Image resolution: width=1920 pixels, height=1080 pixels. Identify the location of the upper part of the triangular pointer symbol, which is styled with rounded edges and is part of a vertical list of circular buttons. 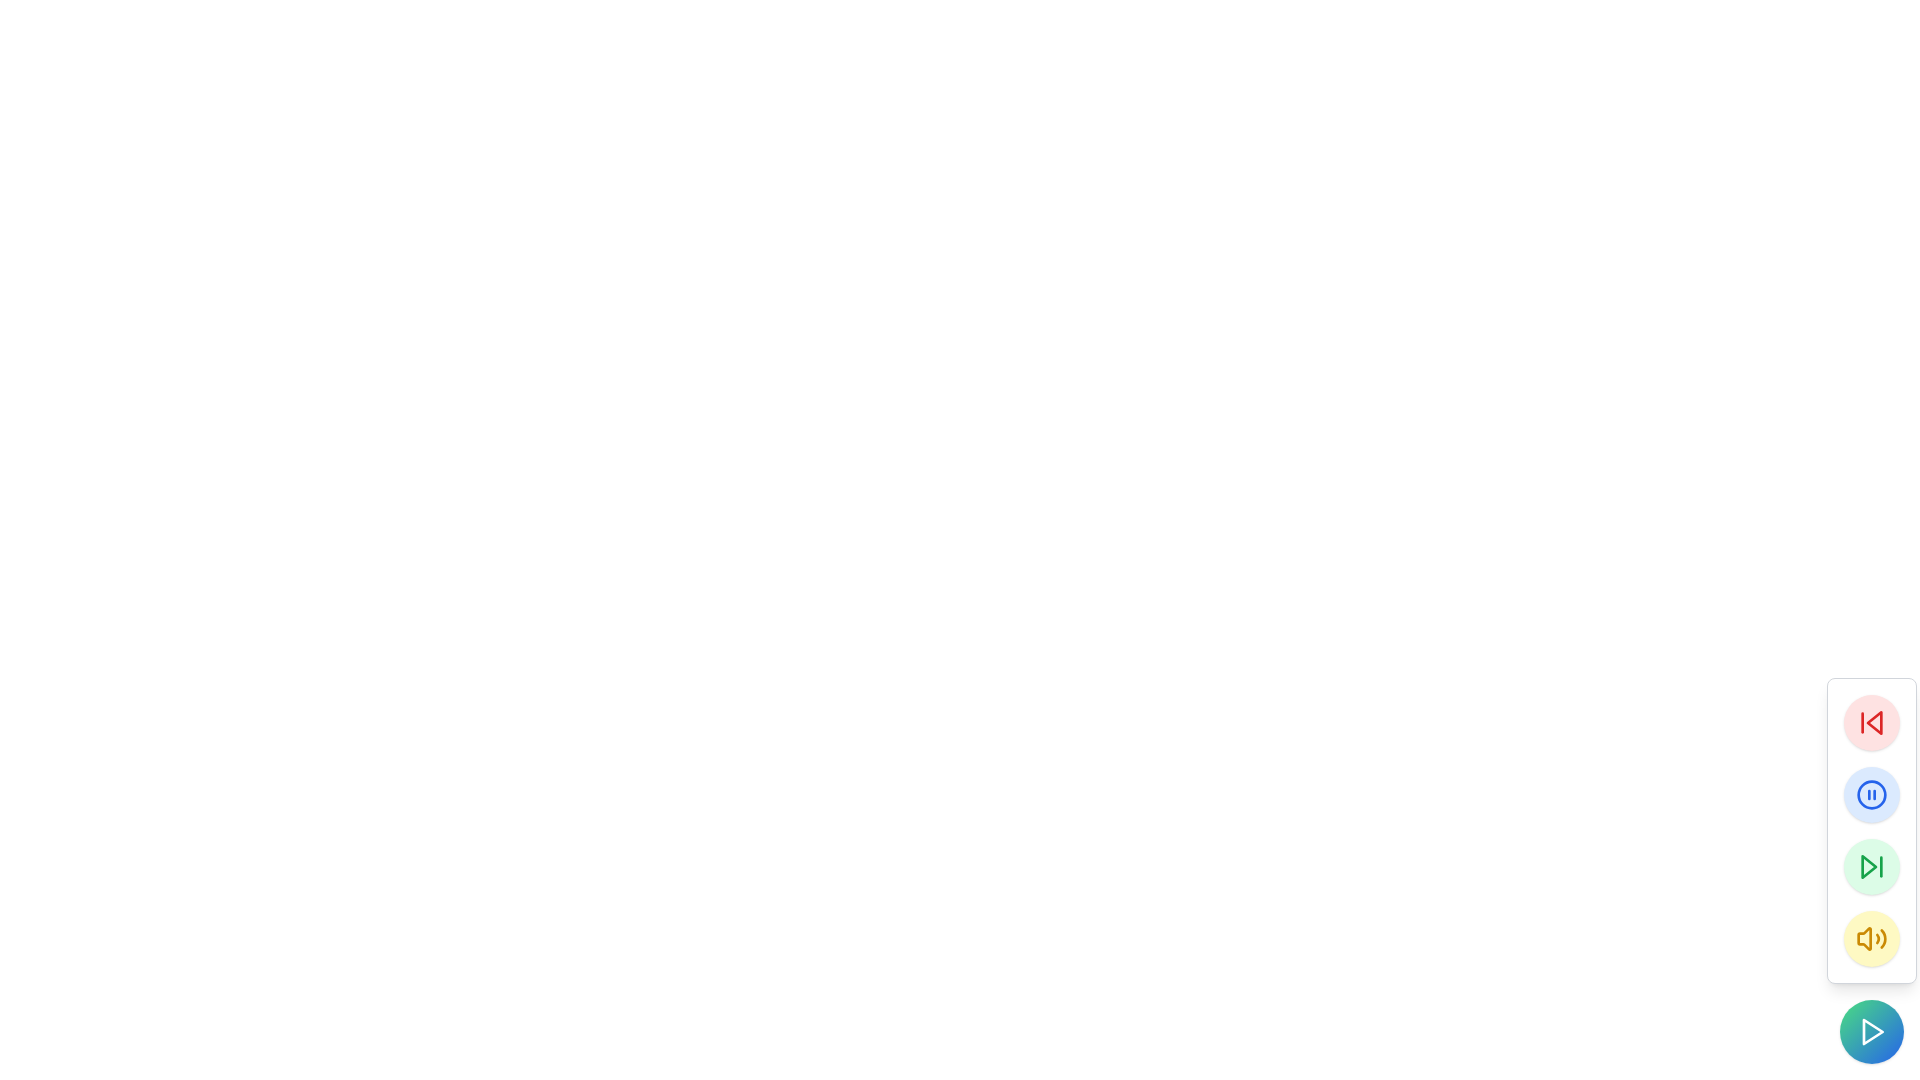
(1872, 722).